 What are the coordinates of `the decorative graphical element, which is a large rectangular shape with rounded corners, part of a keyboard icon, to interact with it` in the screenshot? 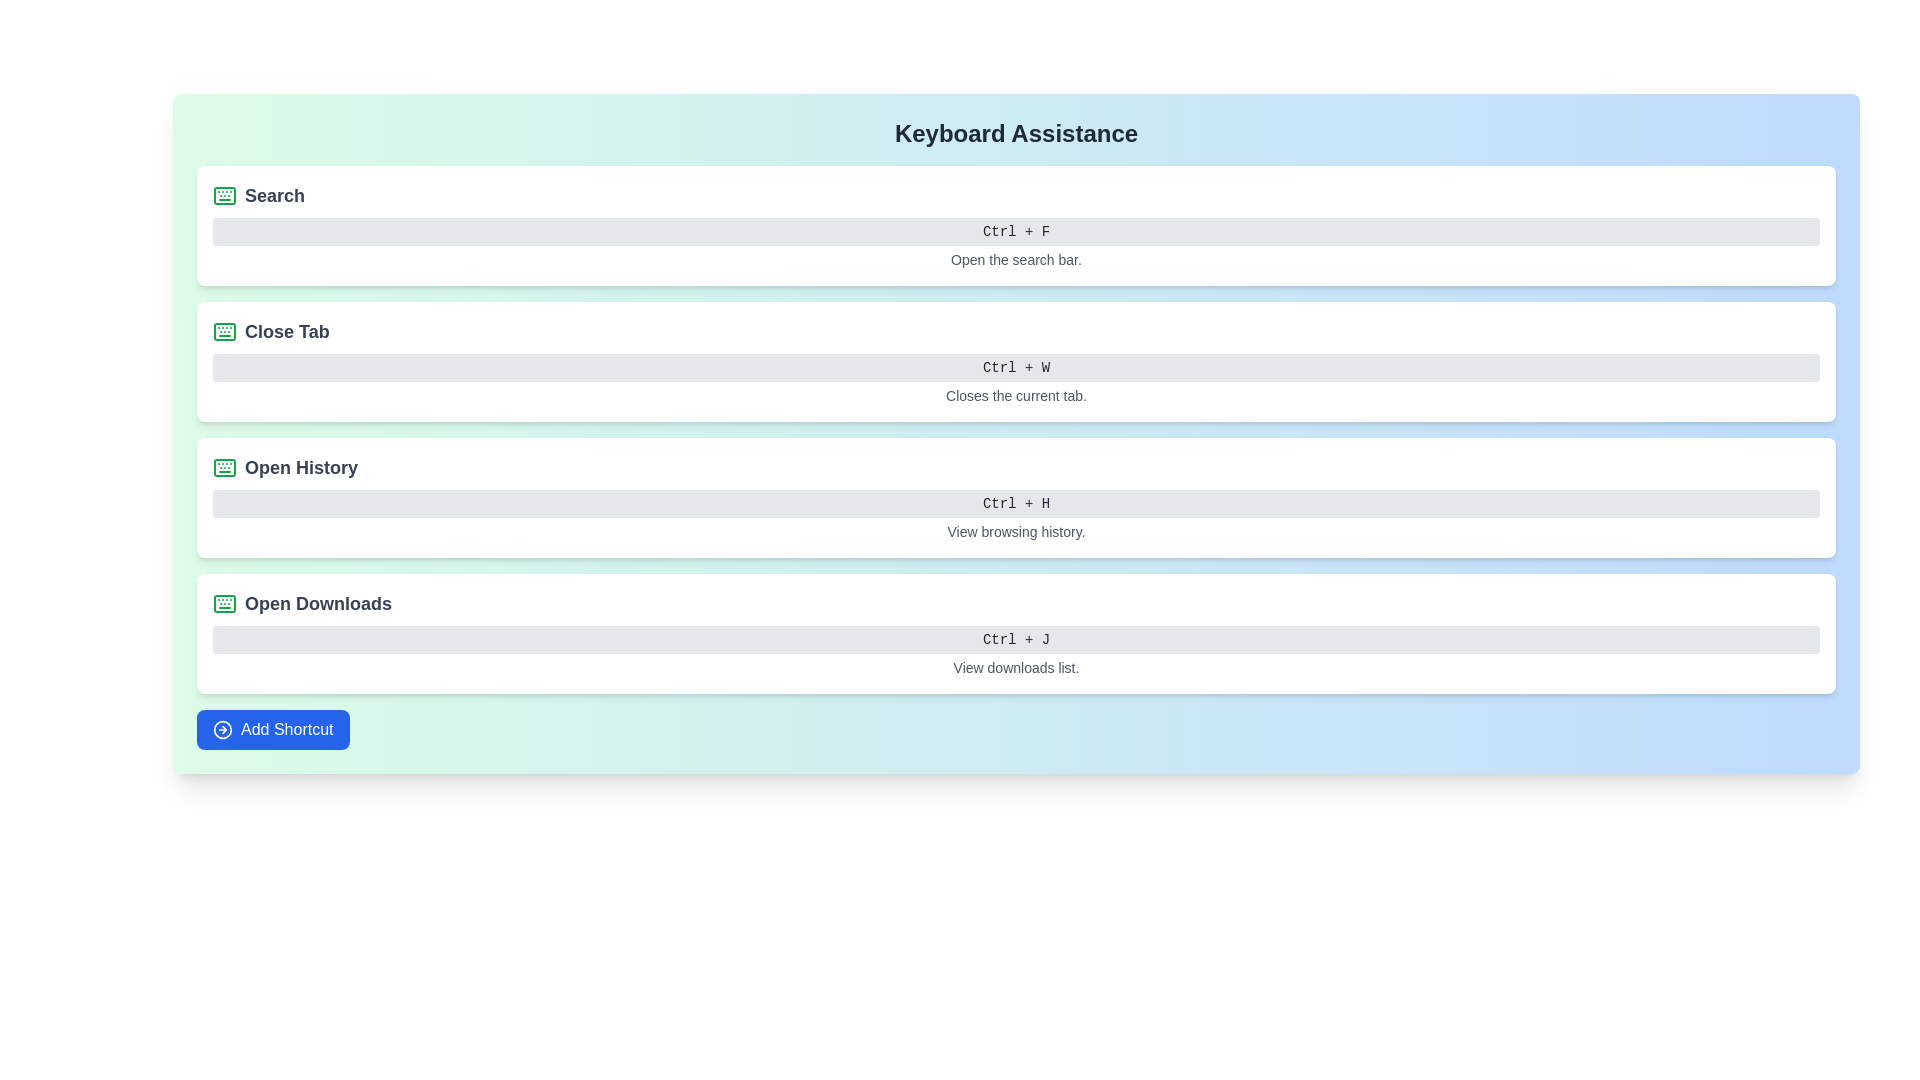 It's located at (225, 467).